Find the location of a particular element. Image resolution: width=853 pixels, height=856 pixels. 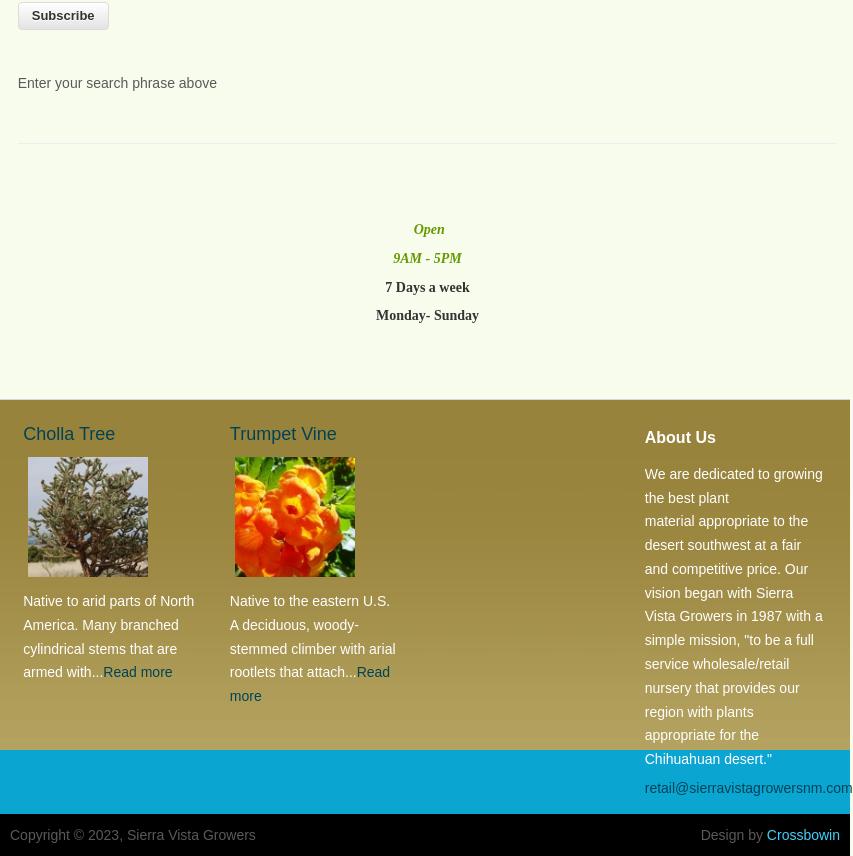

'Crossbowin' is located at coordinates (802, 834).